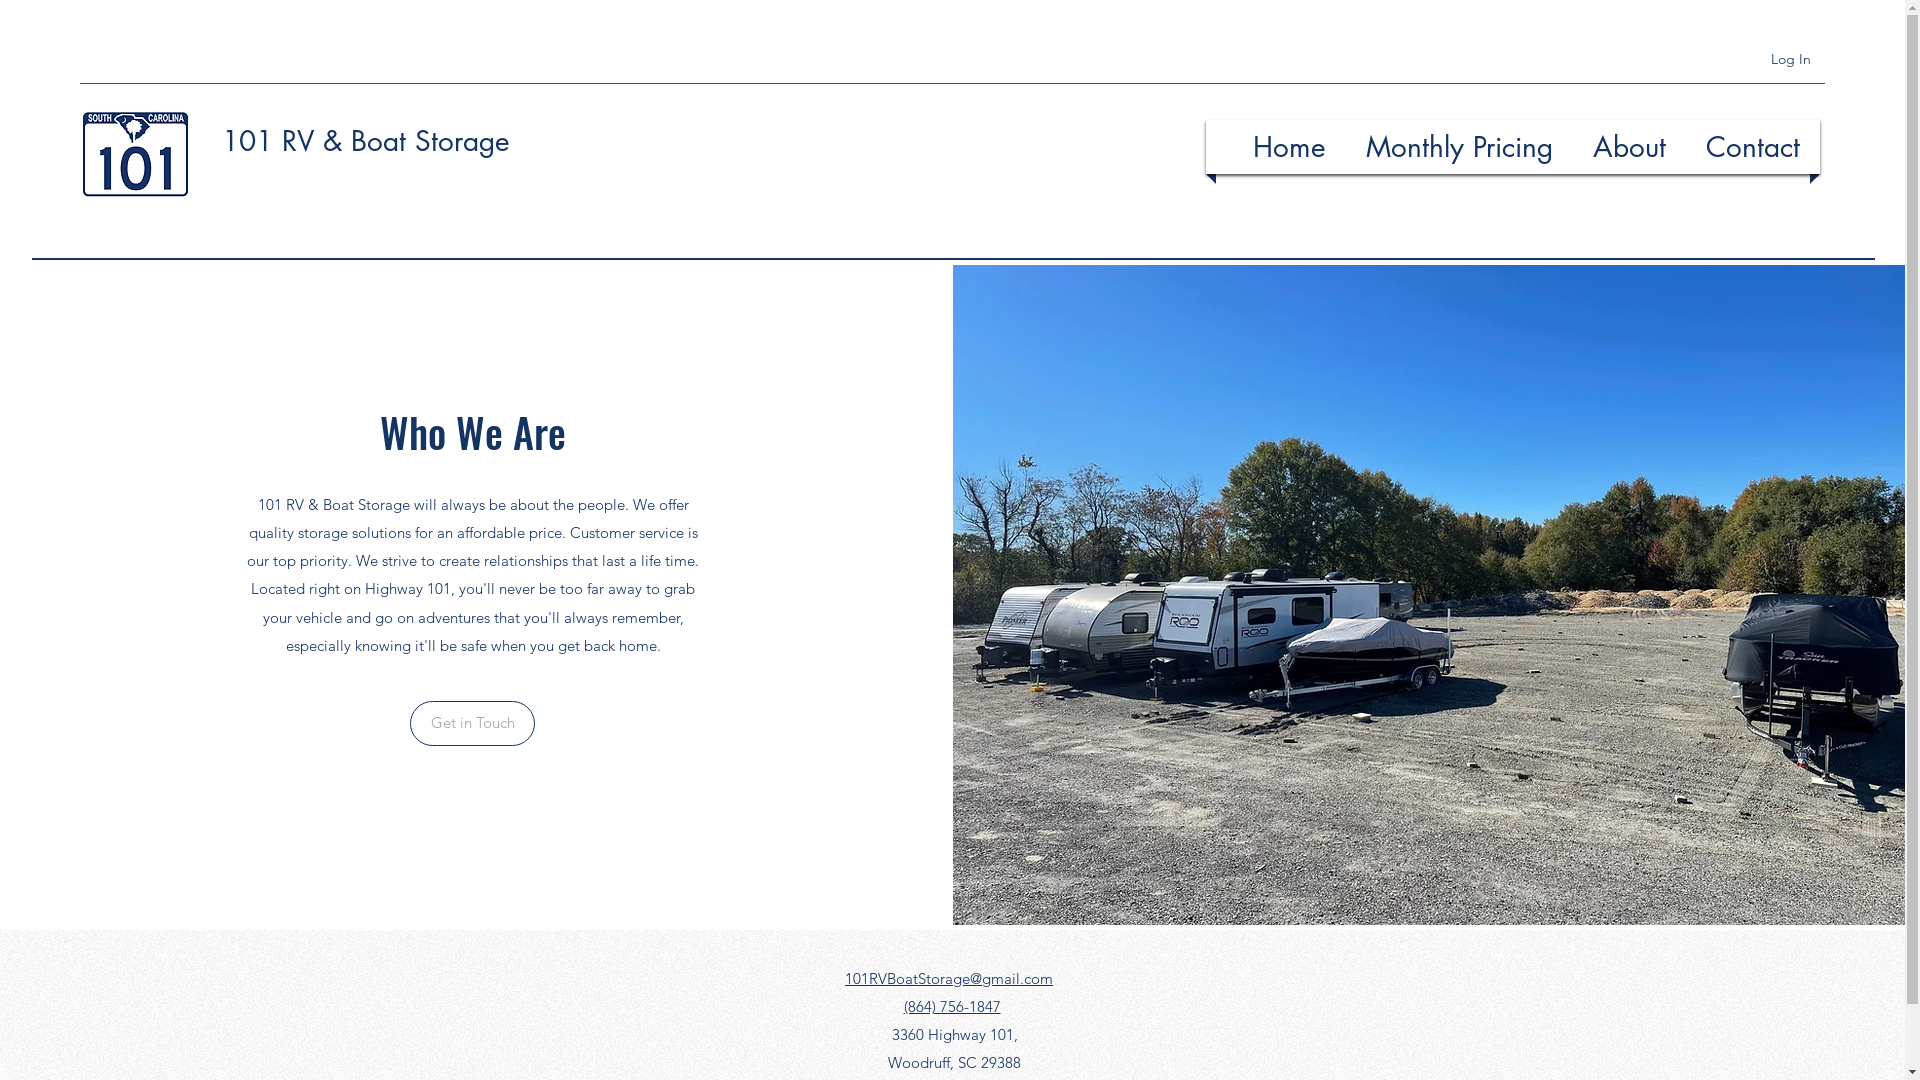  I want to click on 'Contact', so click(1751, 145).